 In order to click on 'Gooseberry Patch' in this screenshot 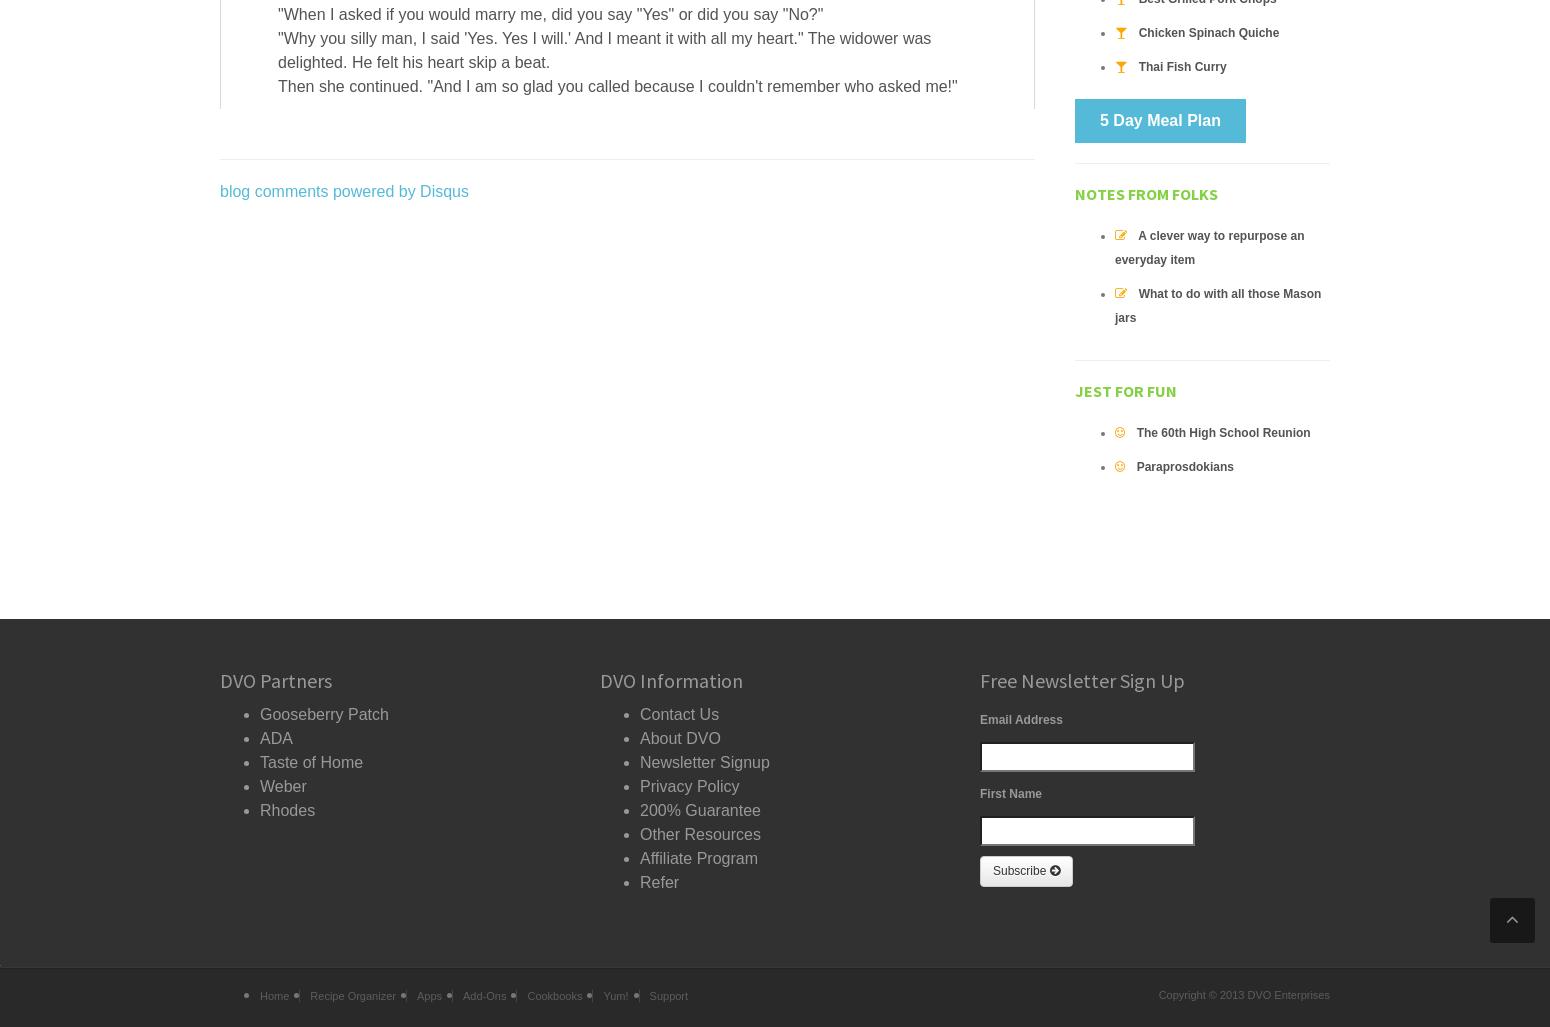, I will do `click(322, 714)`.